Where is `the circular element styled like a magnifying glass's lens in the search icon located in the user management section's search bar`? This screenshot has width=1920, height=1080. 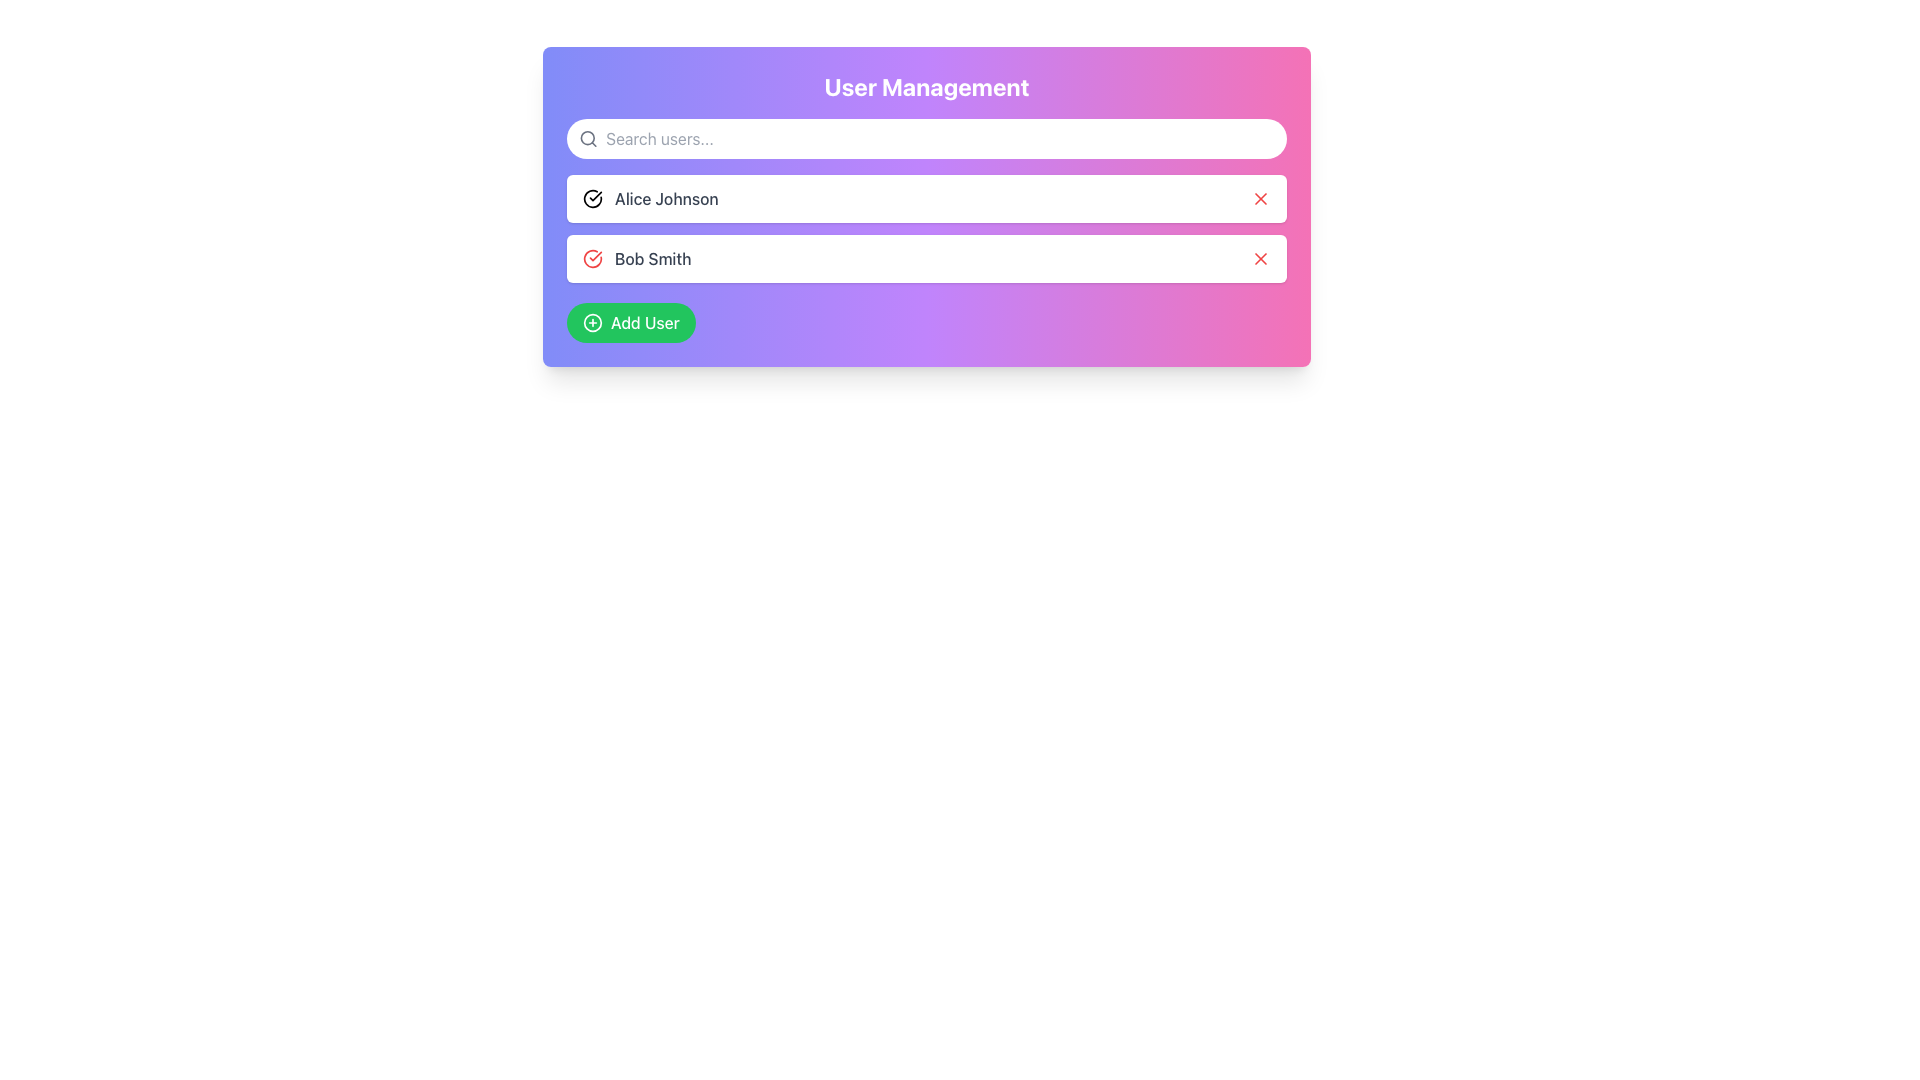 the circular element styled like a magnifying glass's lens in the search icon located in the user management section's search bar is located at coordinates (586, 137).